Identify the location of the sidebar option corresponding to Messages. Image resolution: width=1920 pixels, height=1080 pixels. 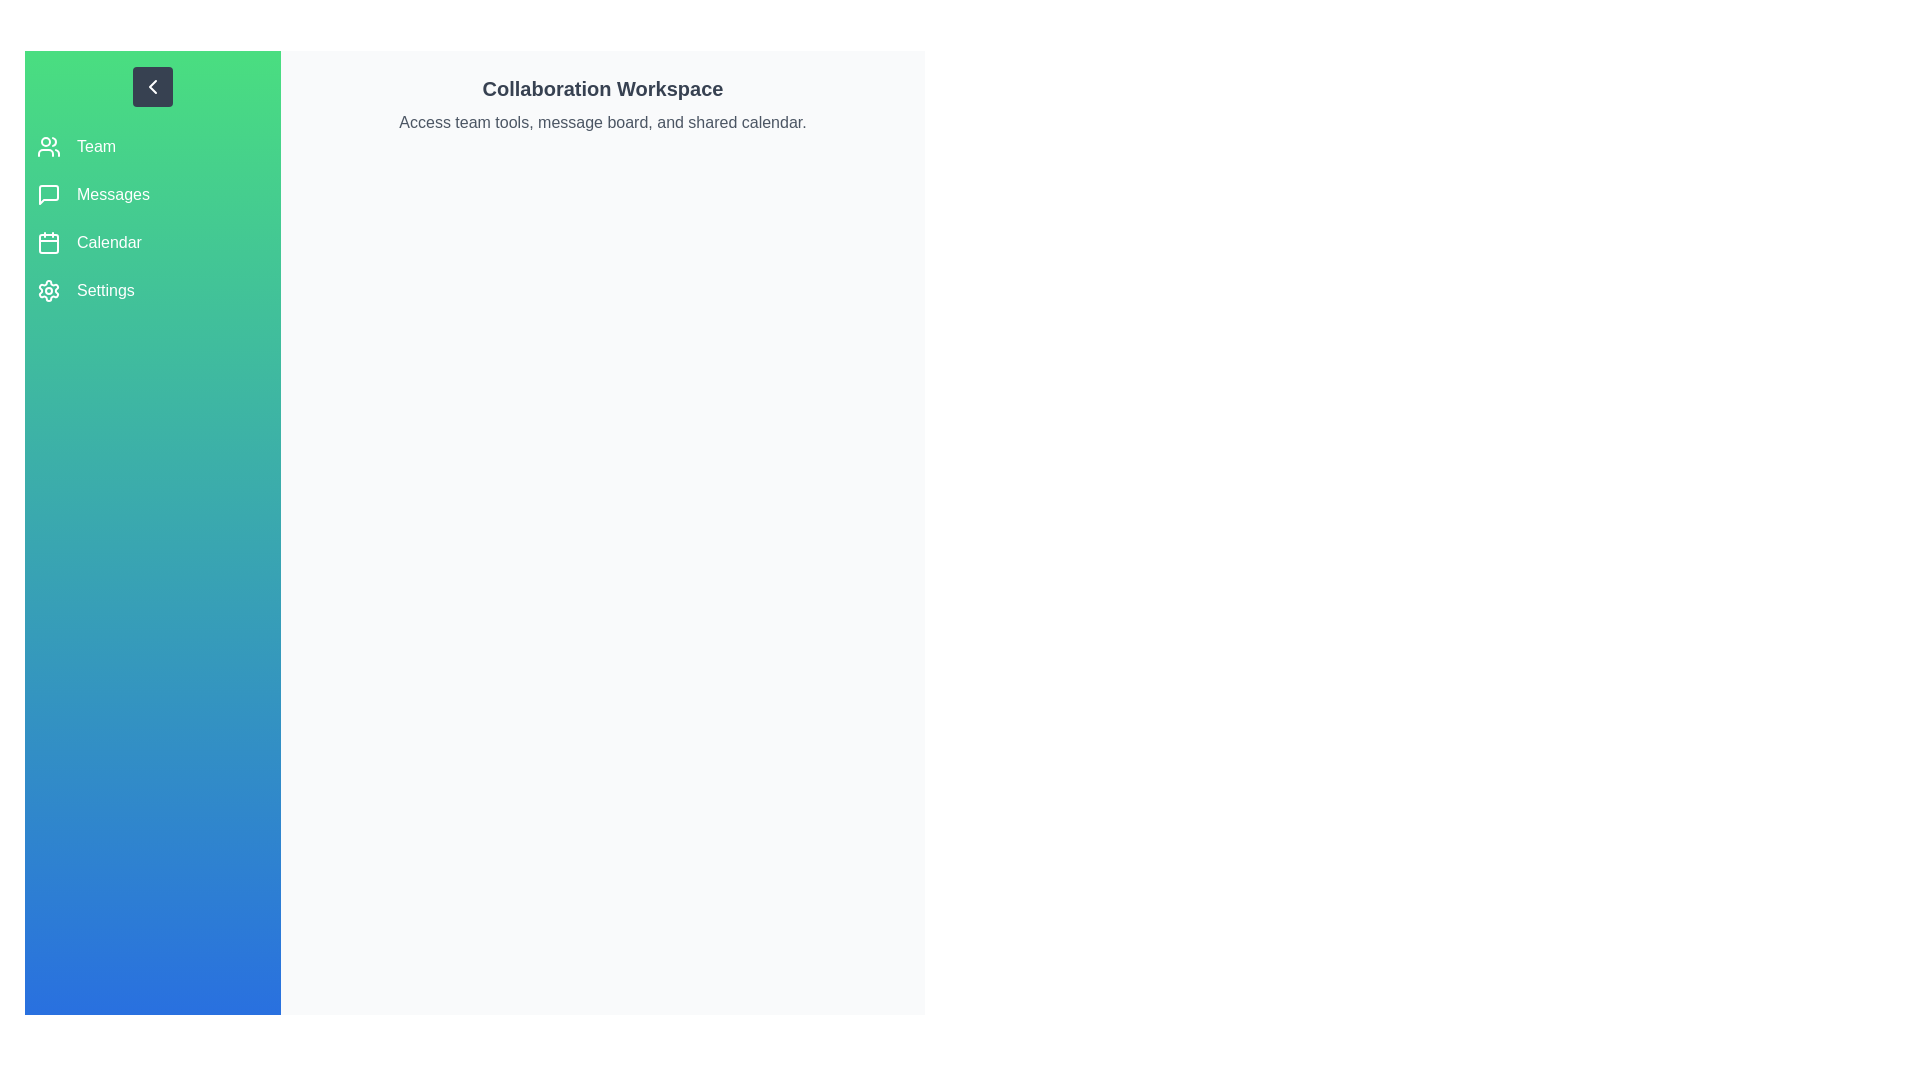
(152, 195).